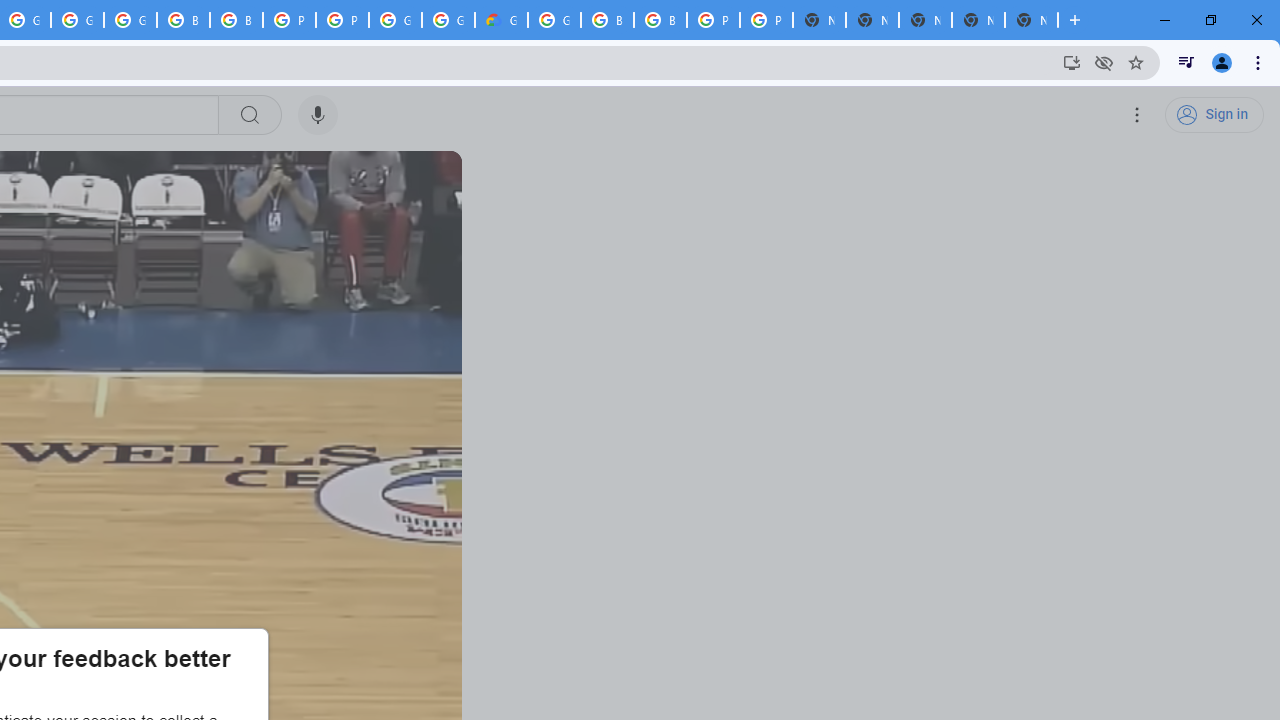  Describe the element at coordinates (317, 115) in the screenshot. I see `'Search with your voice'` at that location.